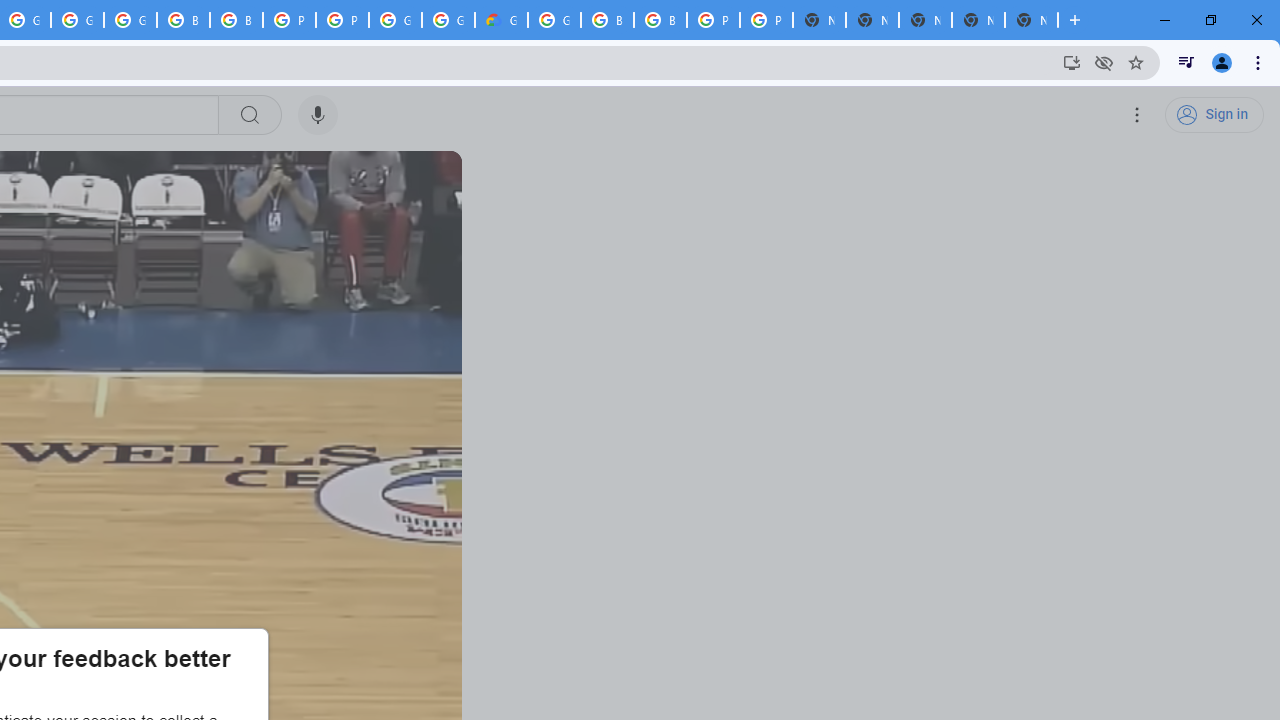  Describe the element at coordinates (317, 115) in the screenshot. I see `'Search with your voice'` at that location.